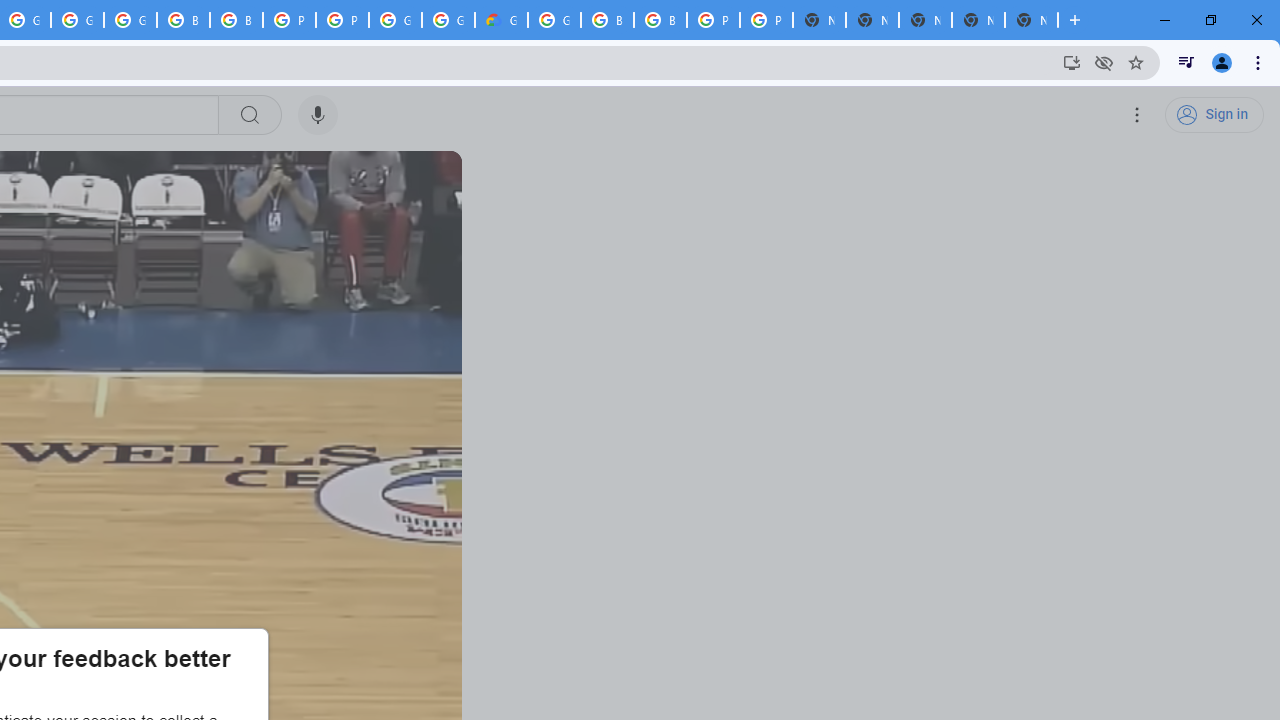  Describe the element at coordinates (317, 115) in the screenshot. I see `'Search with your voice'` at that location.